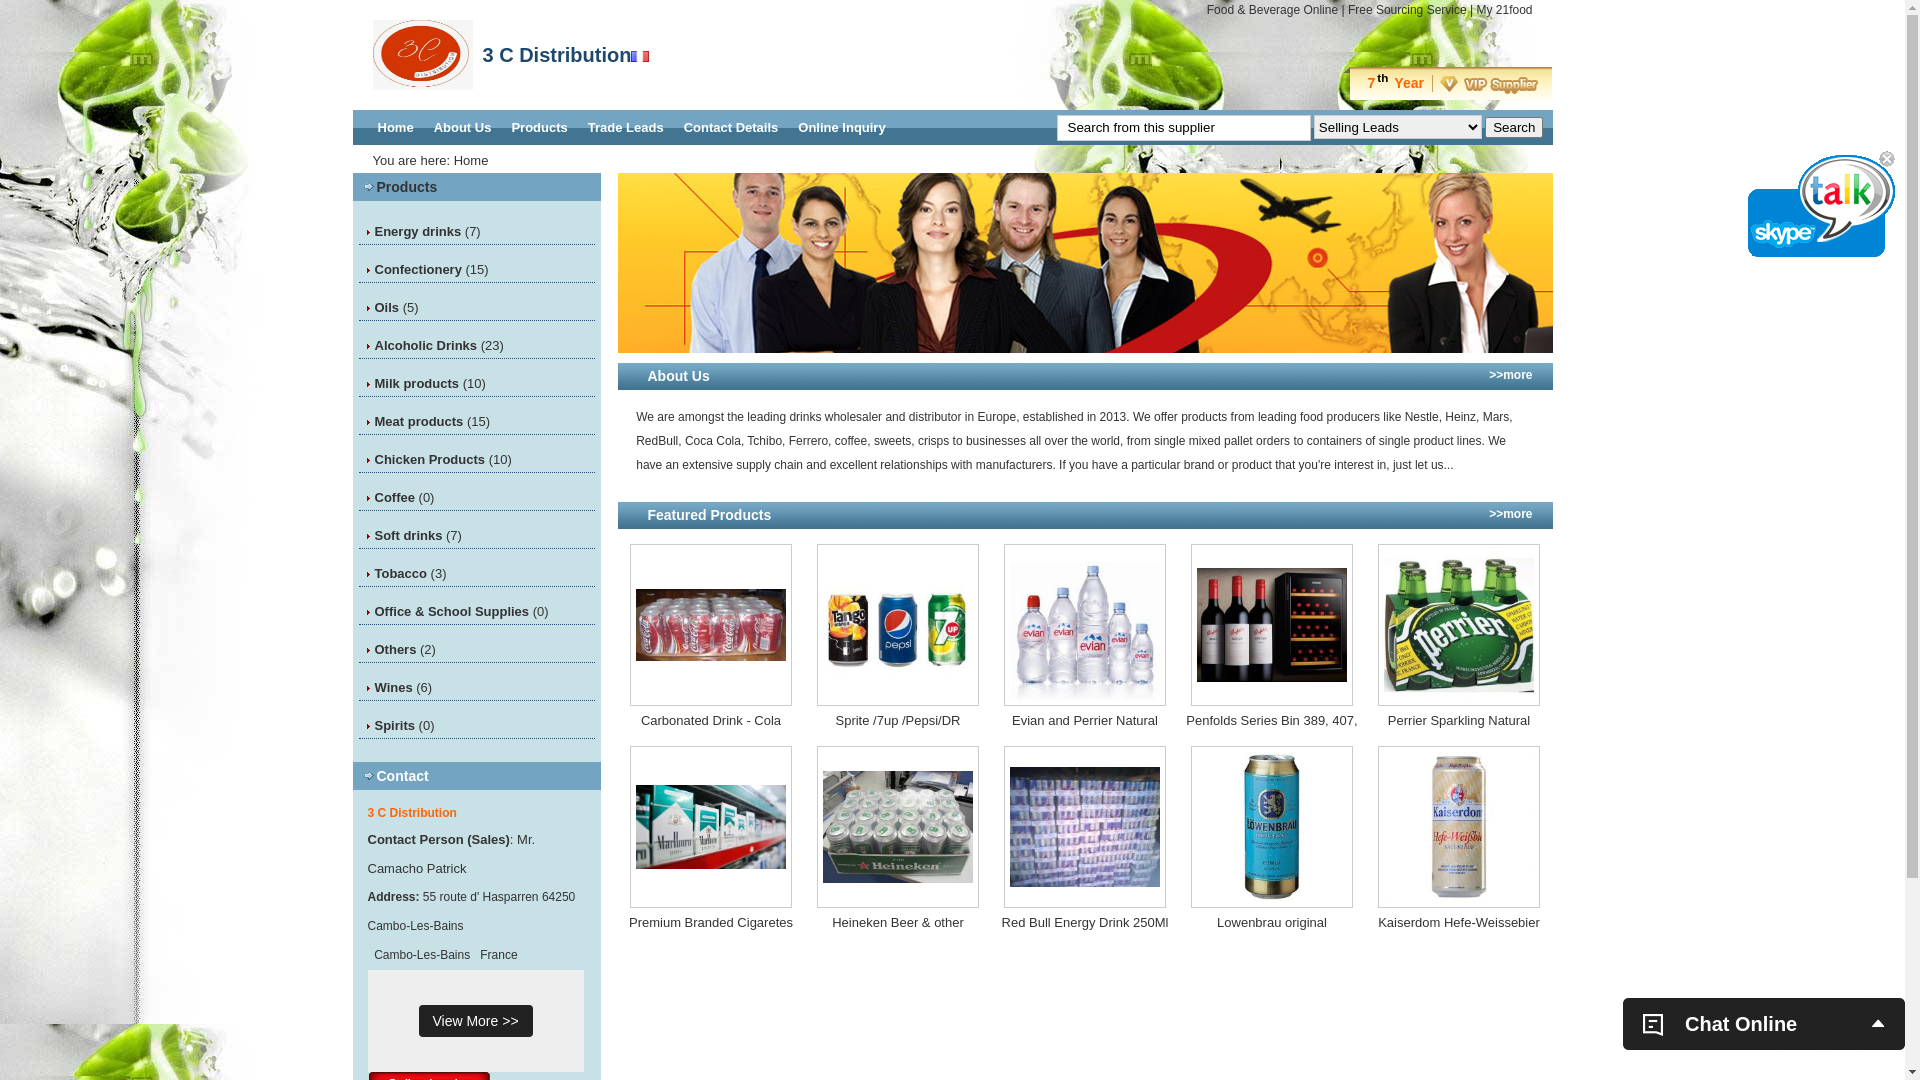 This screenshot has width=1920, height=1080. I want to click on 'Contact', so click(375, 774).